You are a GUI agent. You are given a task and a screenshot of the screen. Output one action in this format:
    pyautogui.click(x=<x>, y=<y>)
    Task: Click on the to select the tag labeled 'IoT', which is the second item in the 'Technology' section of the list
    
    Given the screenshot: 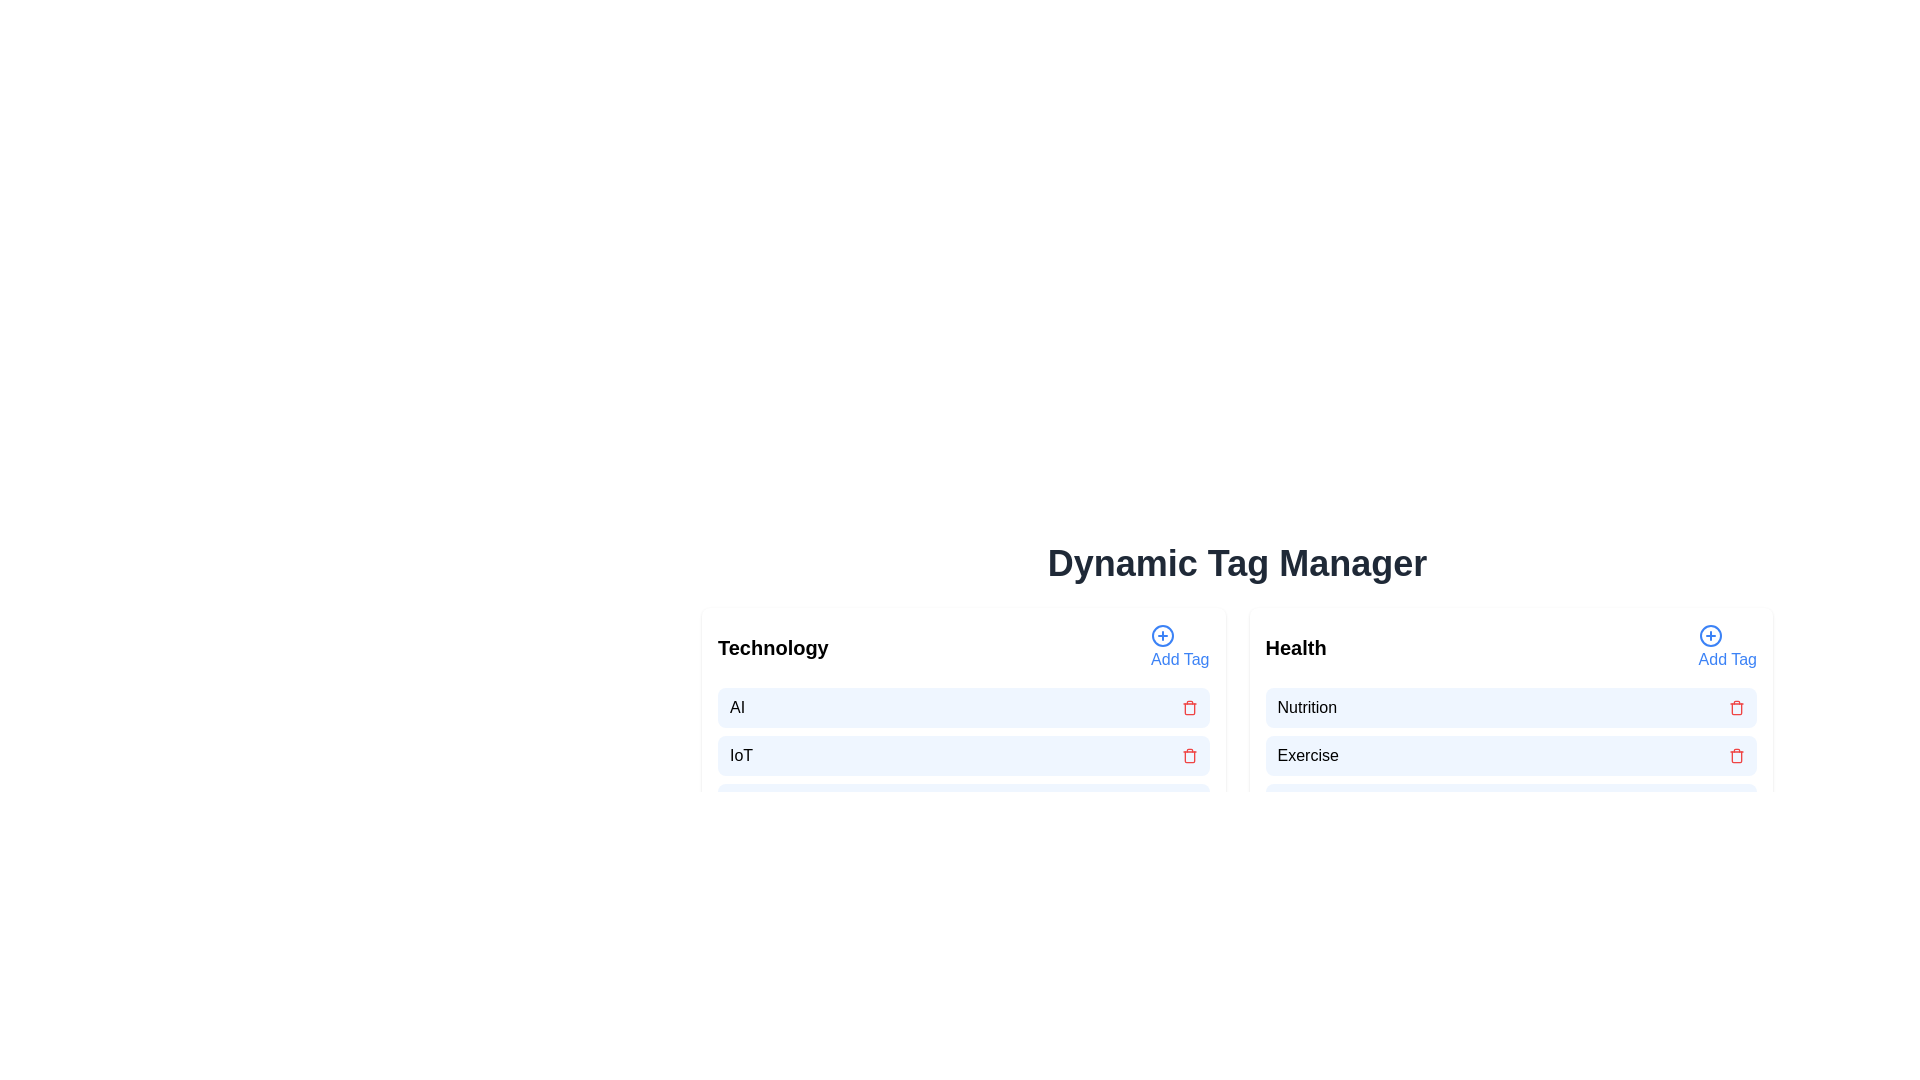 What is the action you would take?
    pyautogui.click(x=963, y=756)
    